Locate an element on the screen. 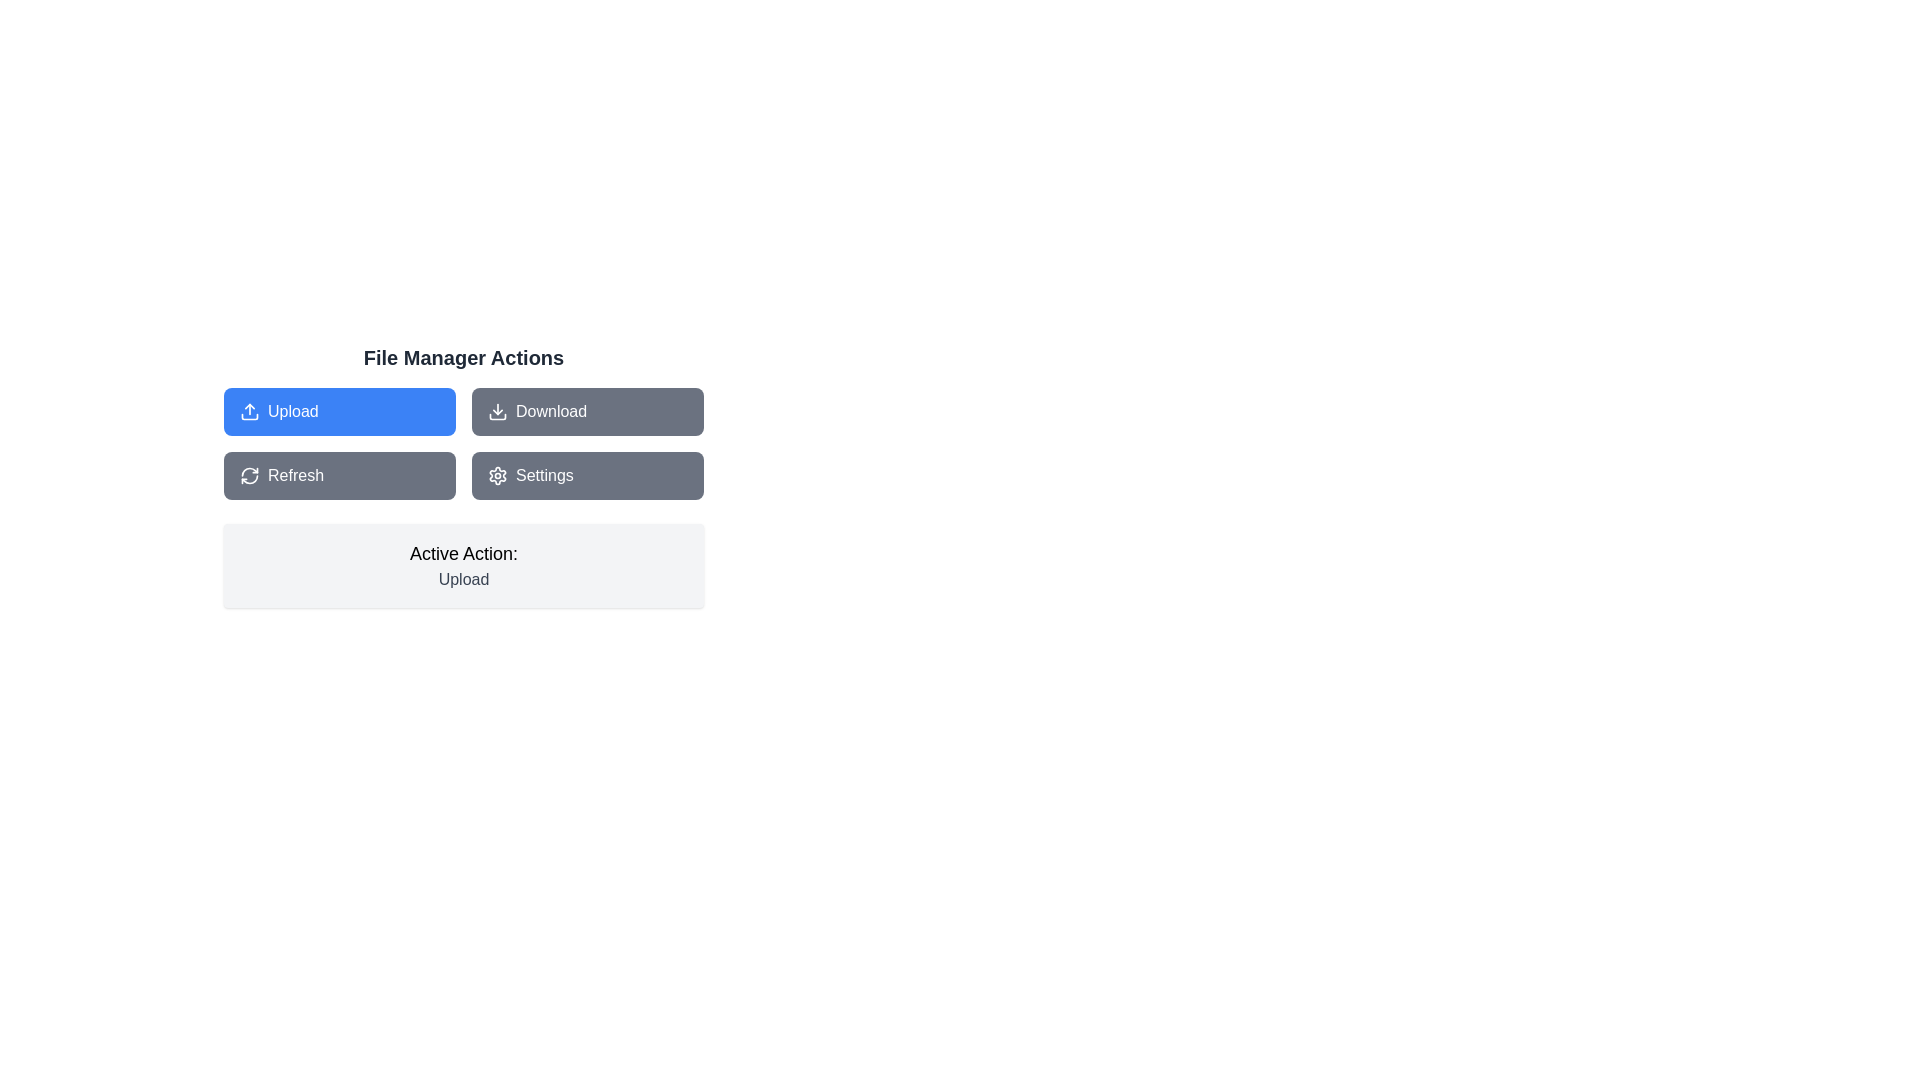  the top-left button in a grid layout that triggers an upload action is located at coordinates (340, 411).